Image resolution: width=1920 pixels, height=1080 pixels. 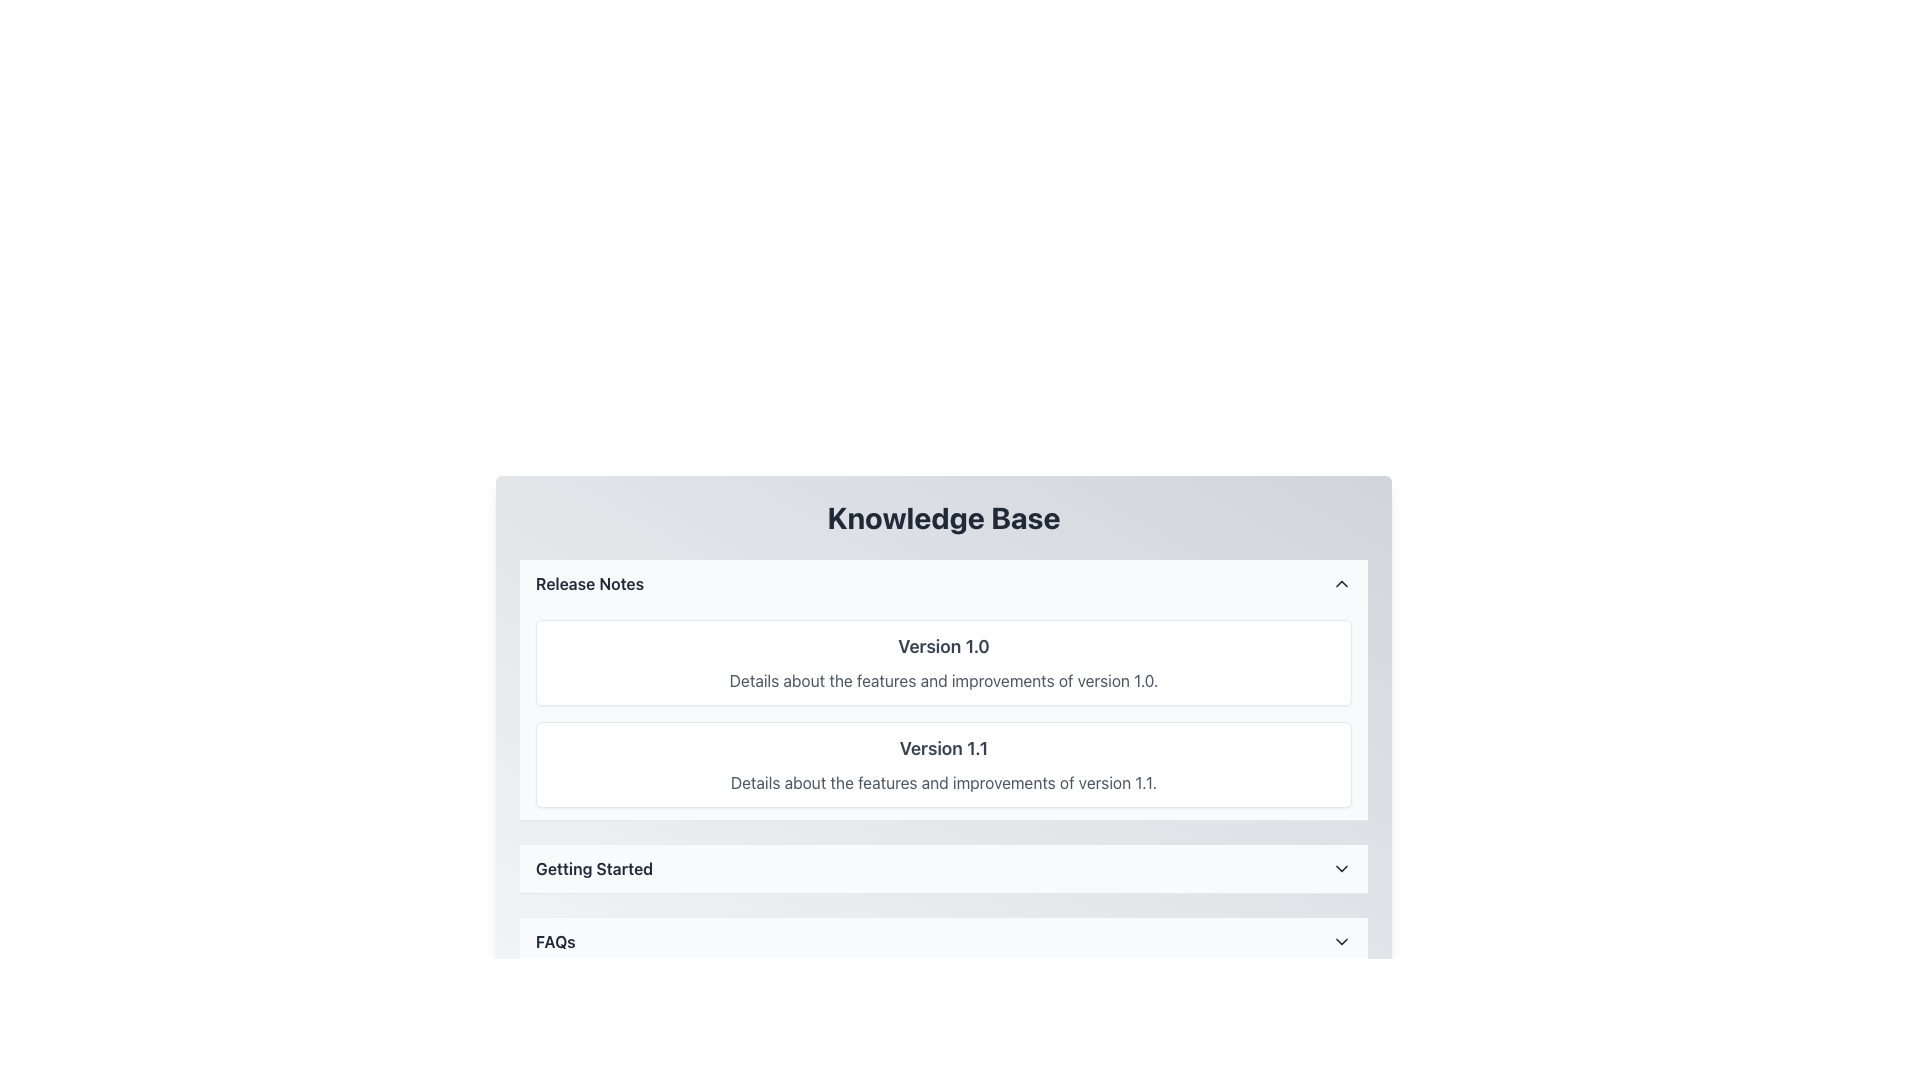 I want to click on the Expandable menu item labeled 'Getting Started', so click(x=943, y=868).